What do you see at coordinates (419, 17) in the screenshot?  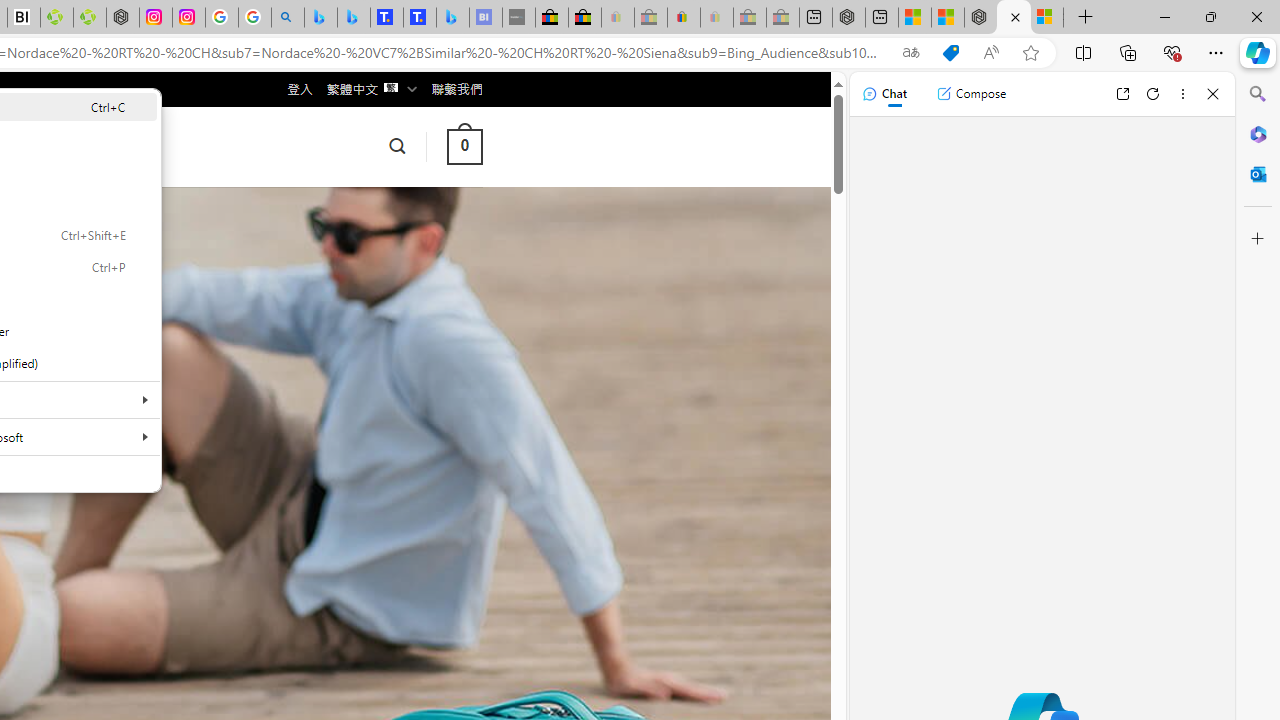 I see `'Shangri-La Bangkok, Hotel reviews and Room rates'` at bounding box center [419, 17].